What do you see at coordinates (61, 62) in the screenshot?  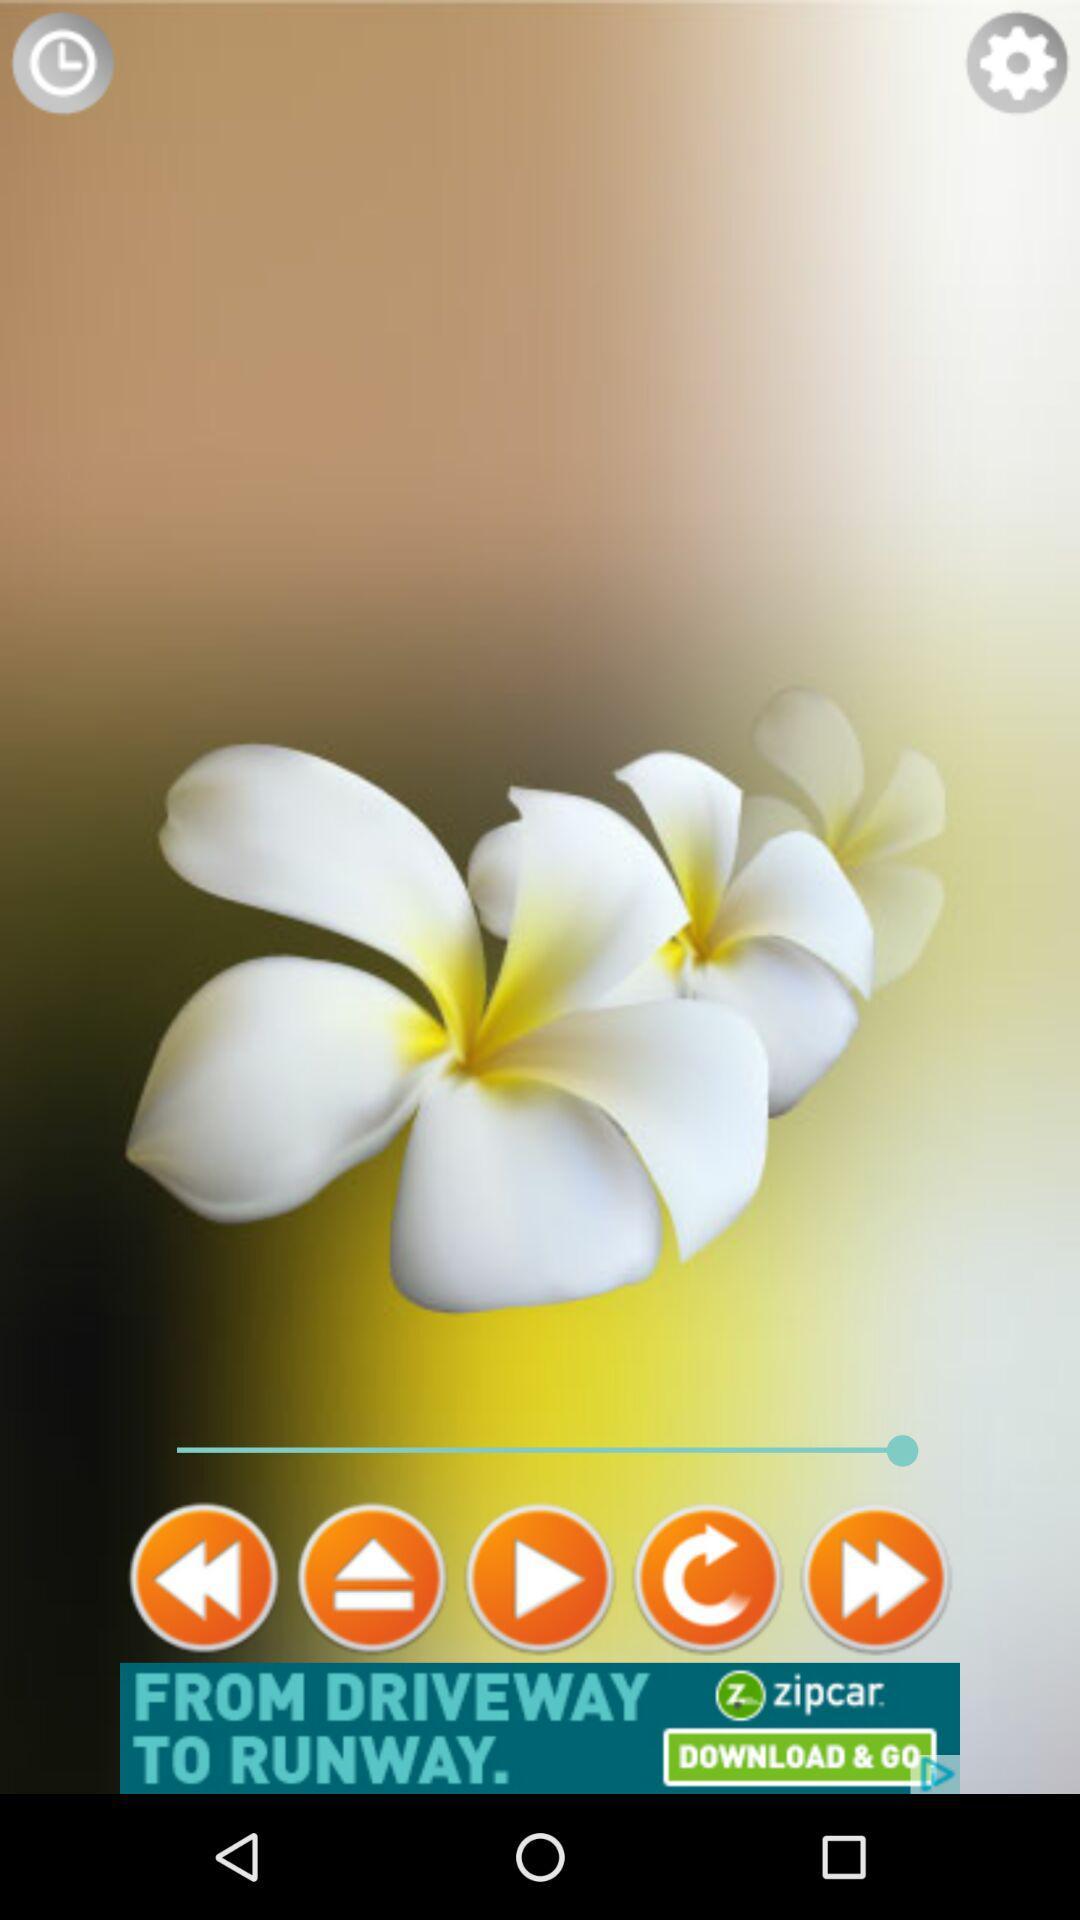 I see `the time icon` at bounding box center [61, 62].